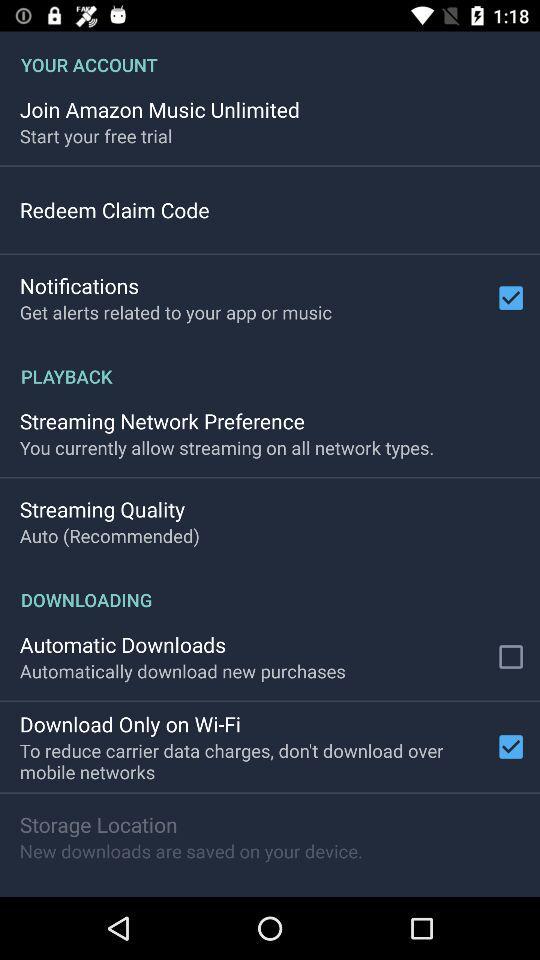 The image size is (540, 960). What do you see at coordinates (270, 53) in the screenshot?
I see `the your account` at bounding box center [270, 53].